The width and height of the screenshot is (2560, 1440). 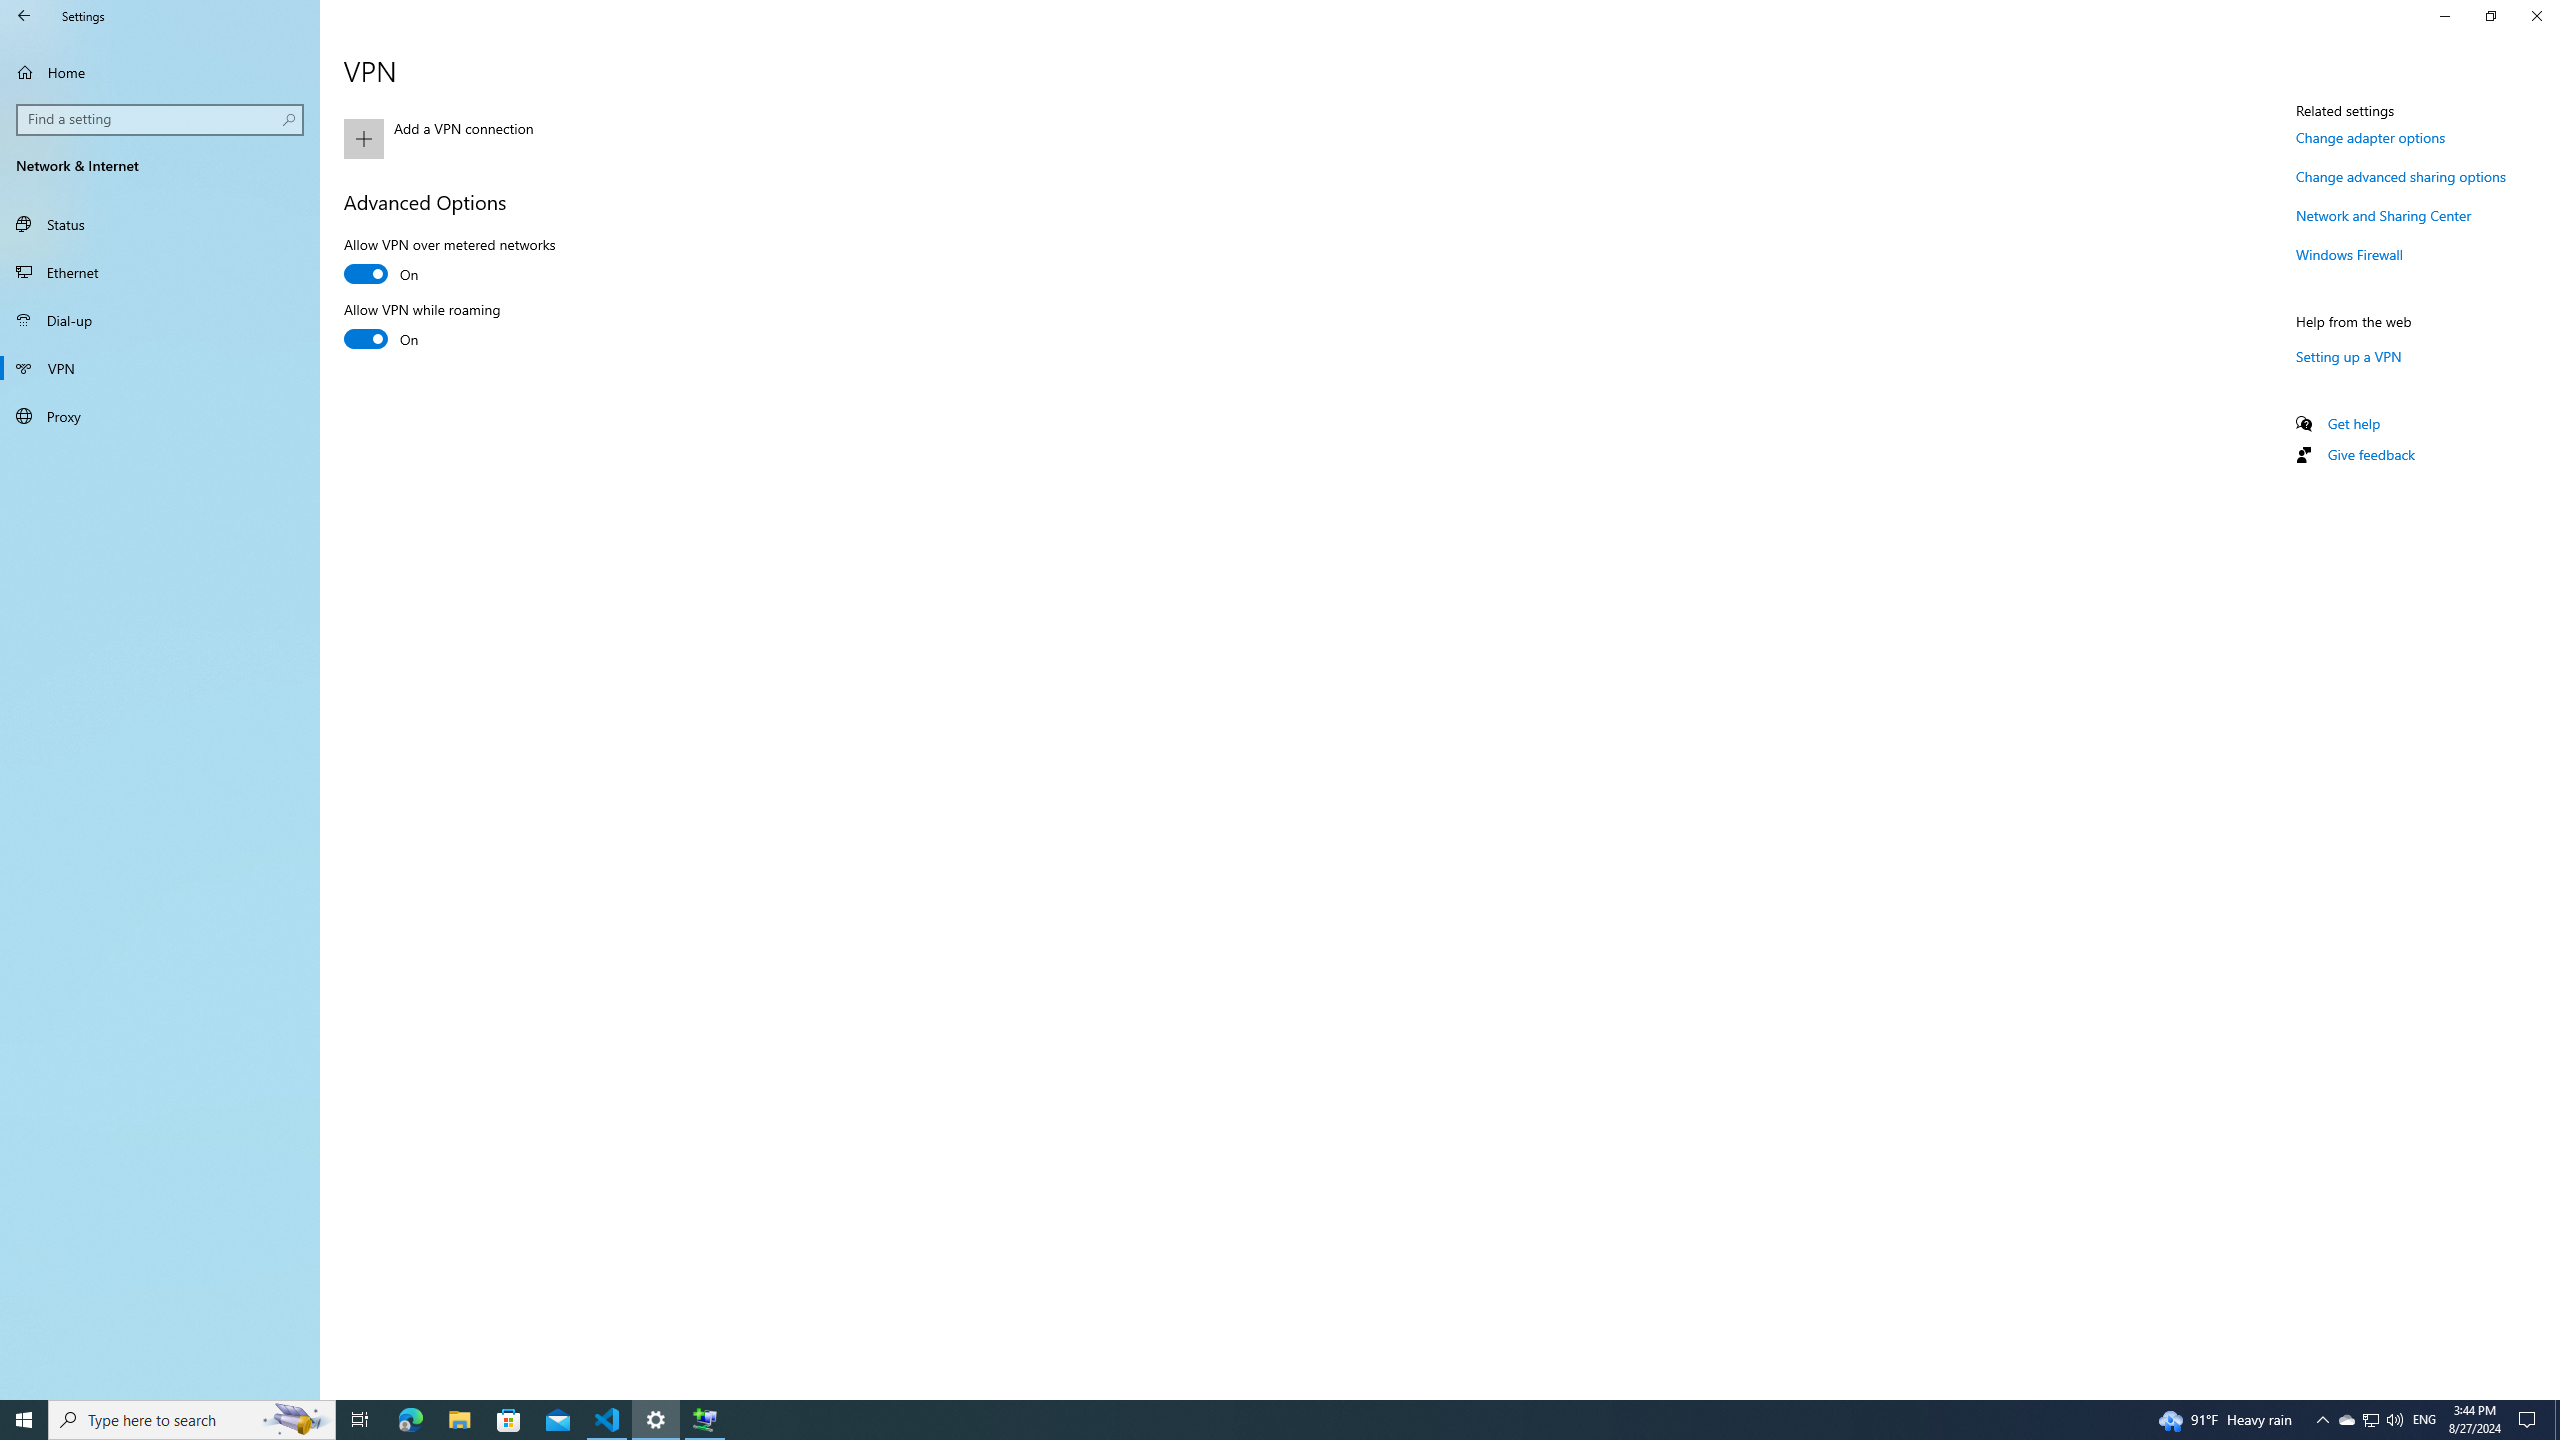 What do you see at coordinates (448, 261) in the screenshot?
I see `'Allow VPN over metered networks'` at bounding box center [448, 261].